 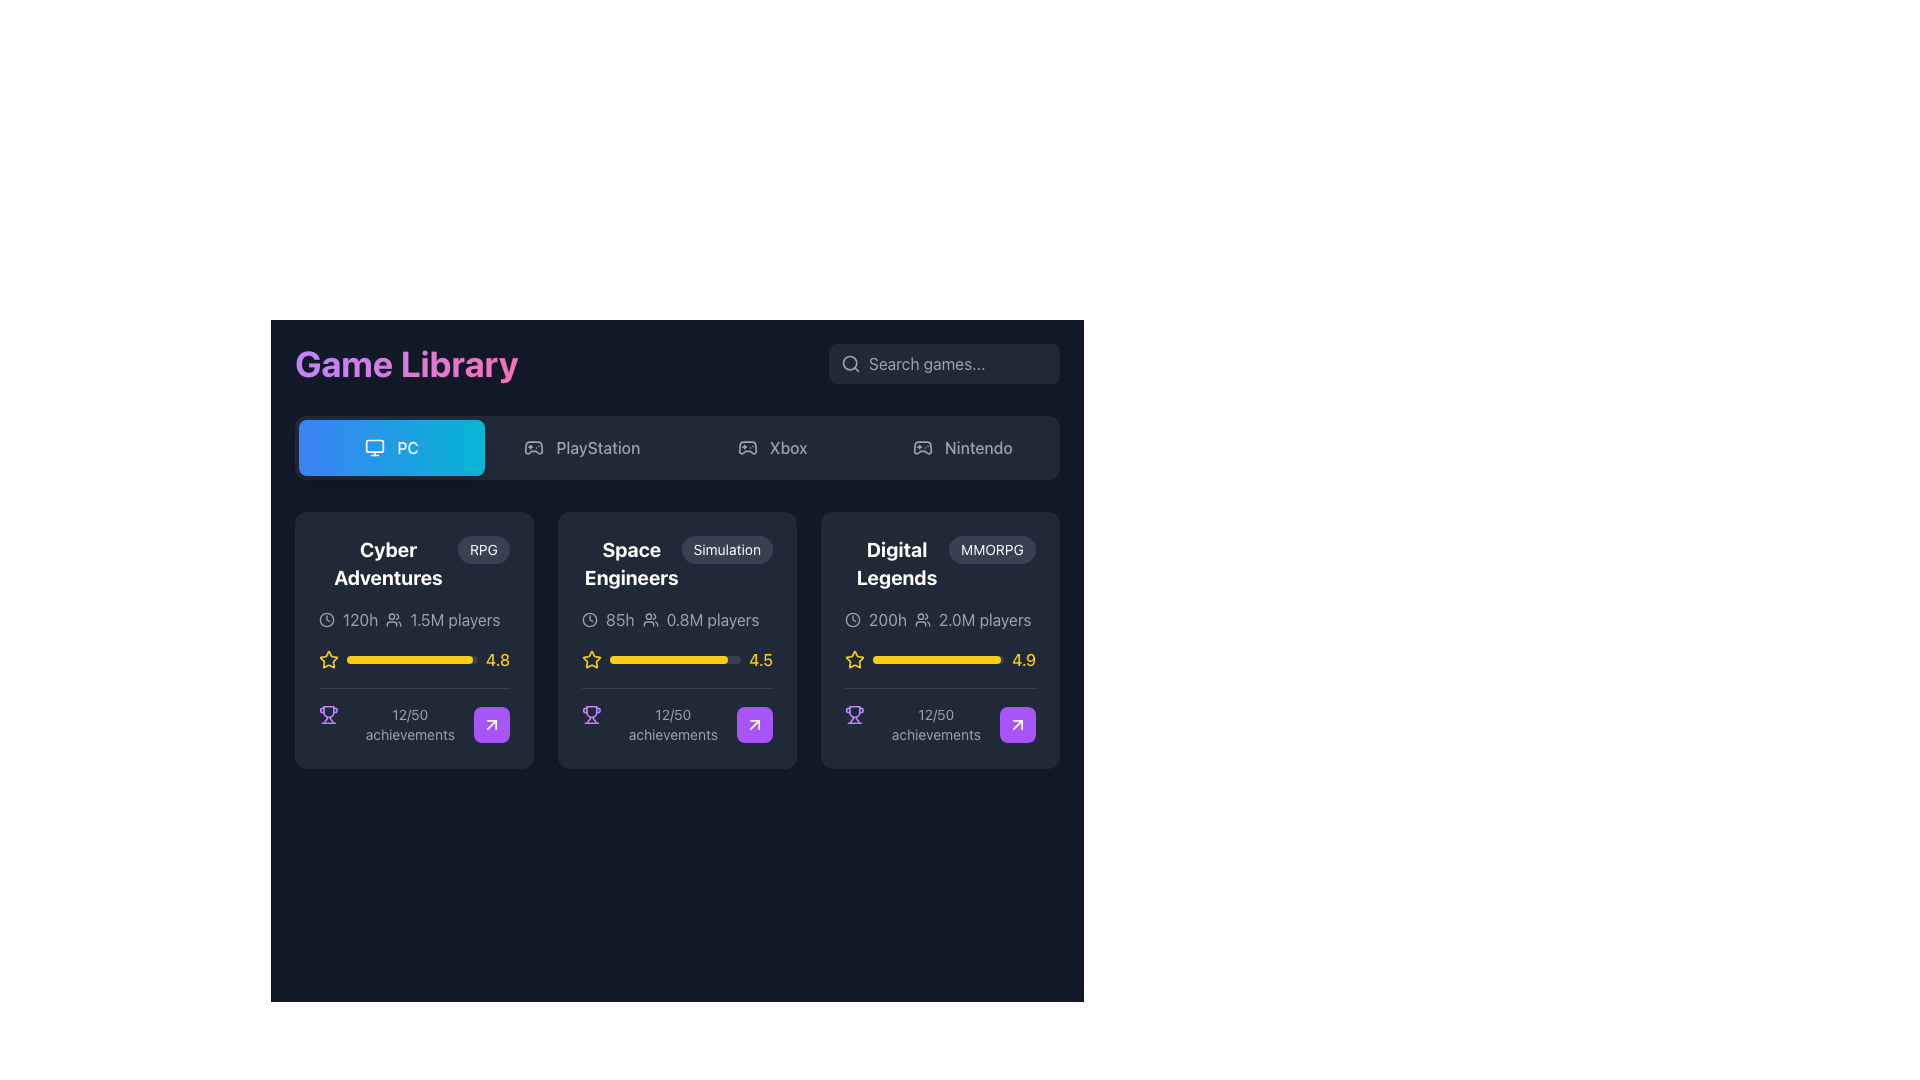 What do you see at coordinates (675, 659) in the screenshot?
I see `the horizontal progress bar representing the score or completion rate, which is styled with a dark gray background and a yellow inner bar, located in the middle card of the game library interface` at bounding box center [675, 659].